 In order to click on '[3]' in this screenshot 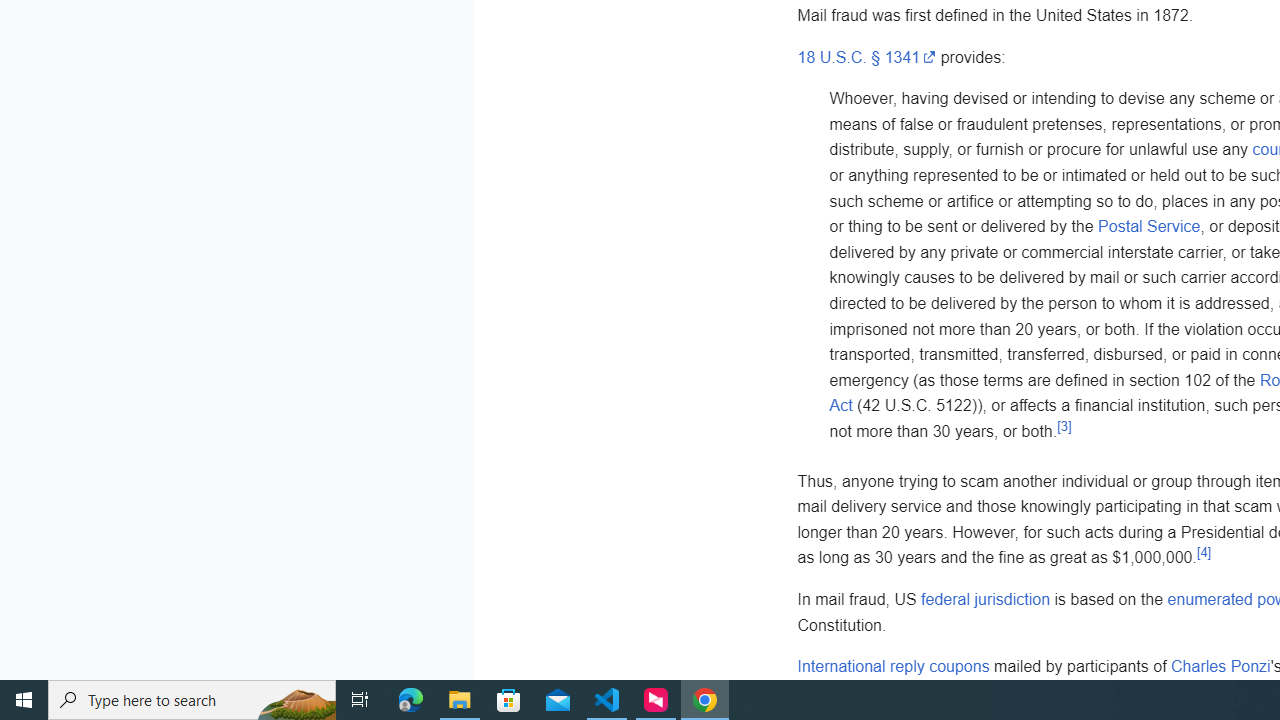, I will do `click(1063, 425)`.